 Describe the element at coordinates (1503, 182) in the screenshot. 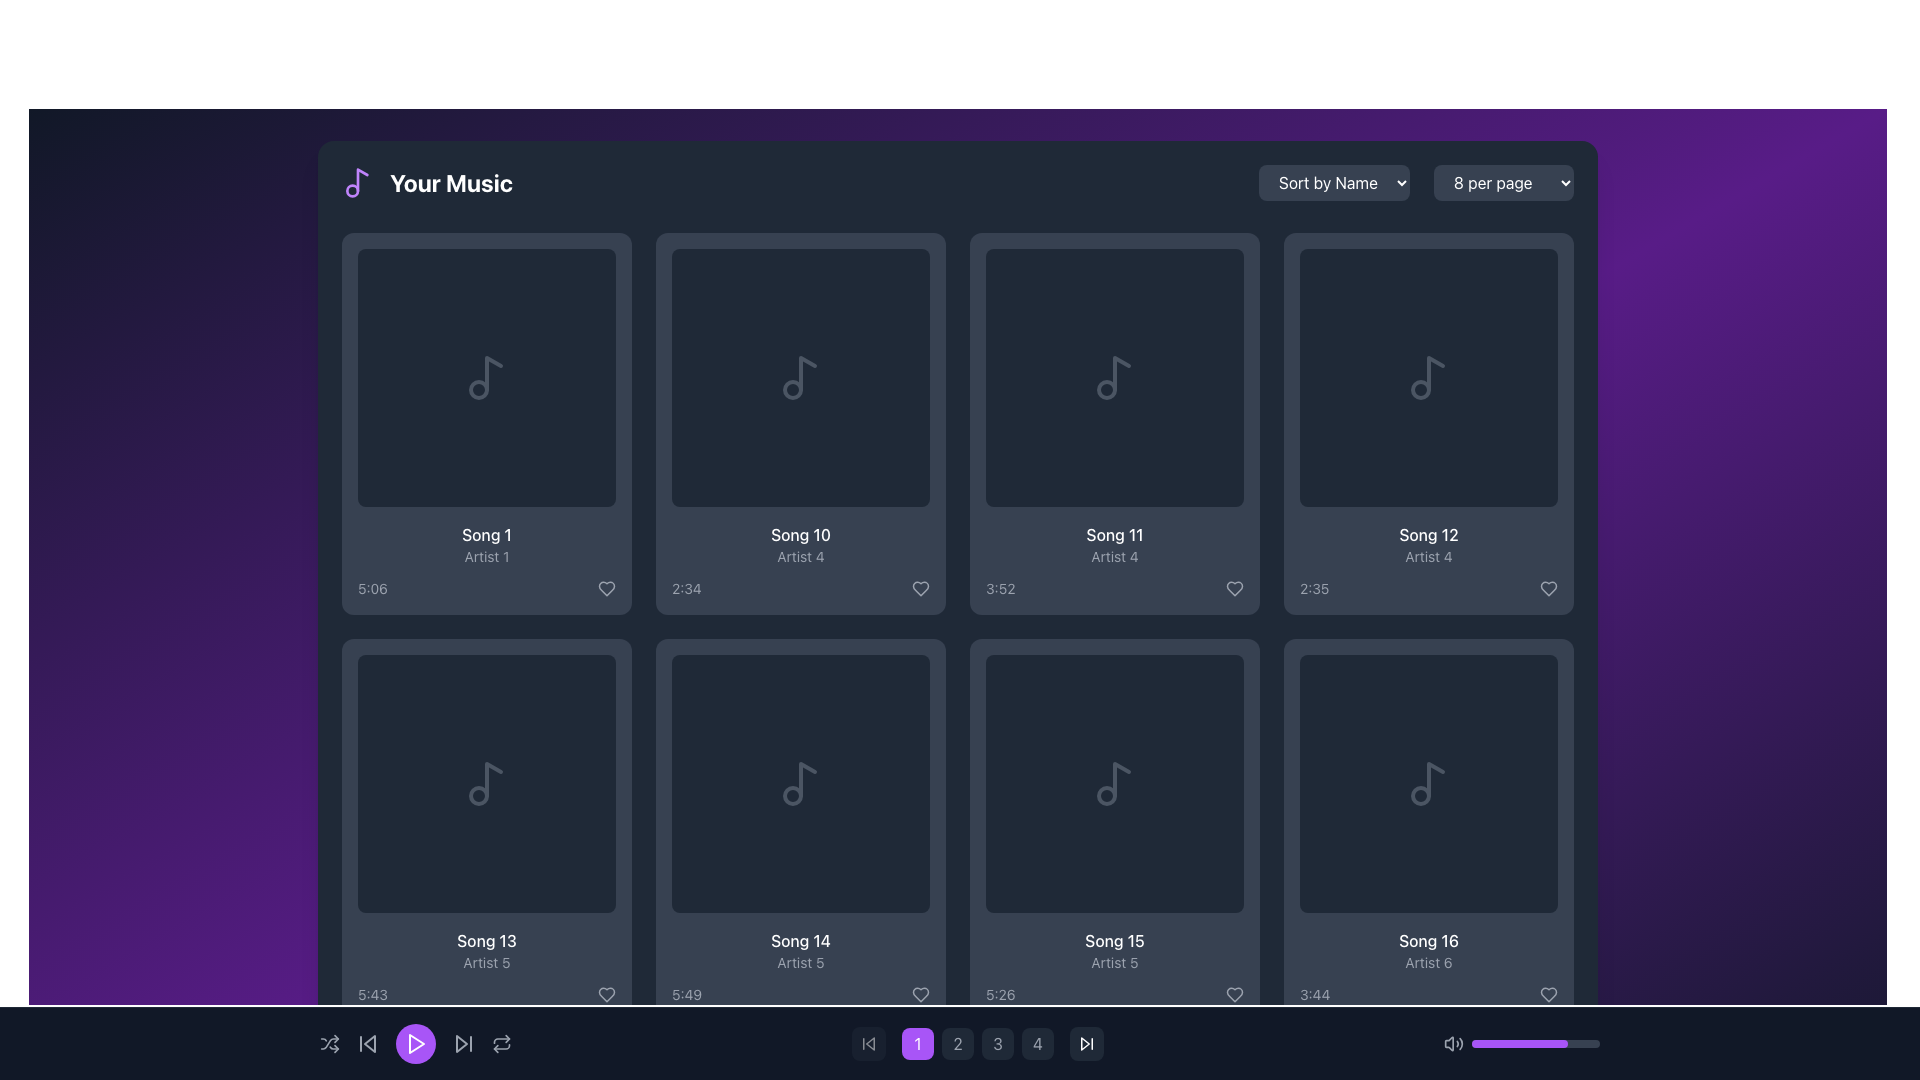

I see `the Dropdown button labeled '8 per page' with a dark gray background and white text` at that location.